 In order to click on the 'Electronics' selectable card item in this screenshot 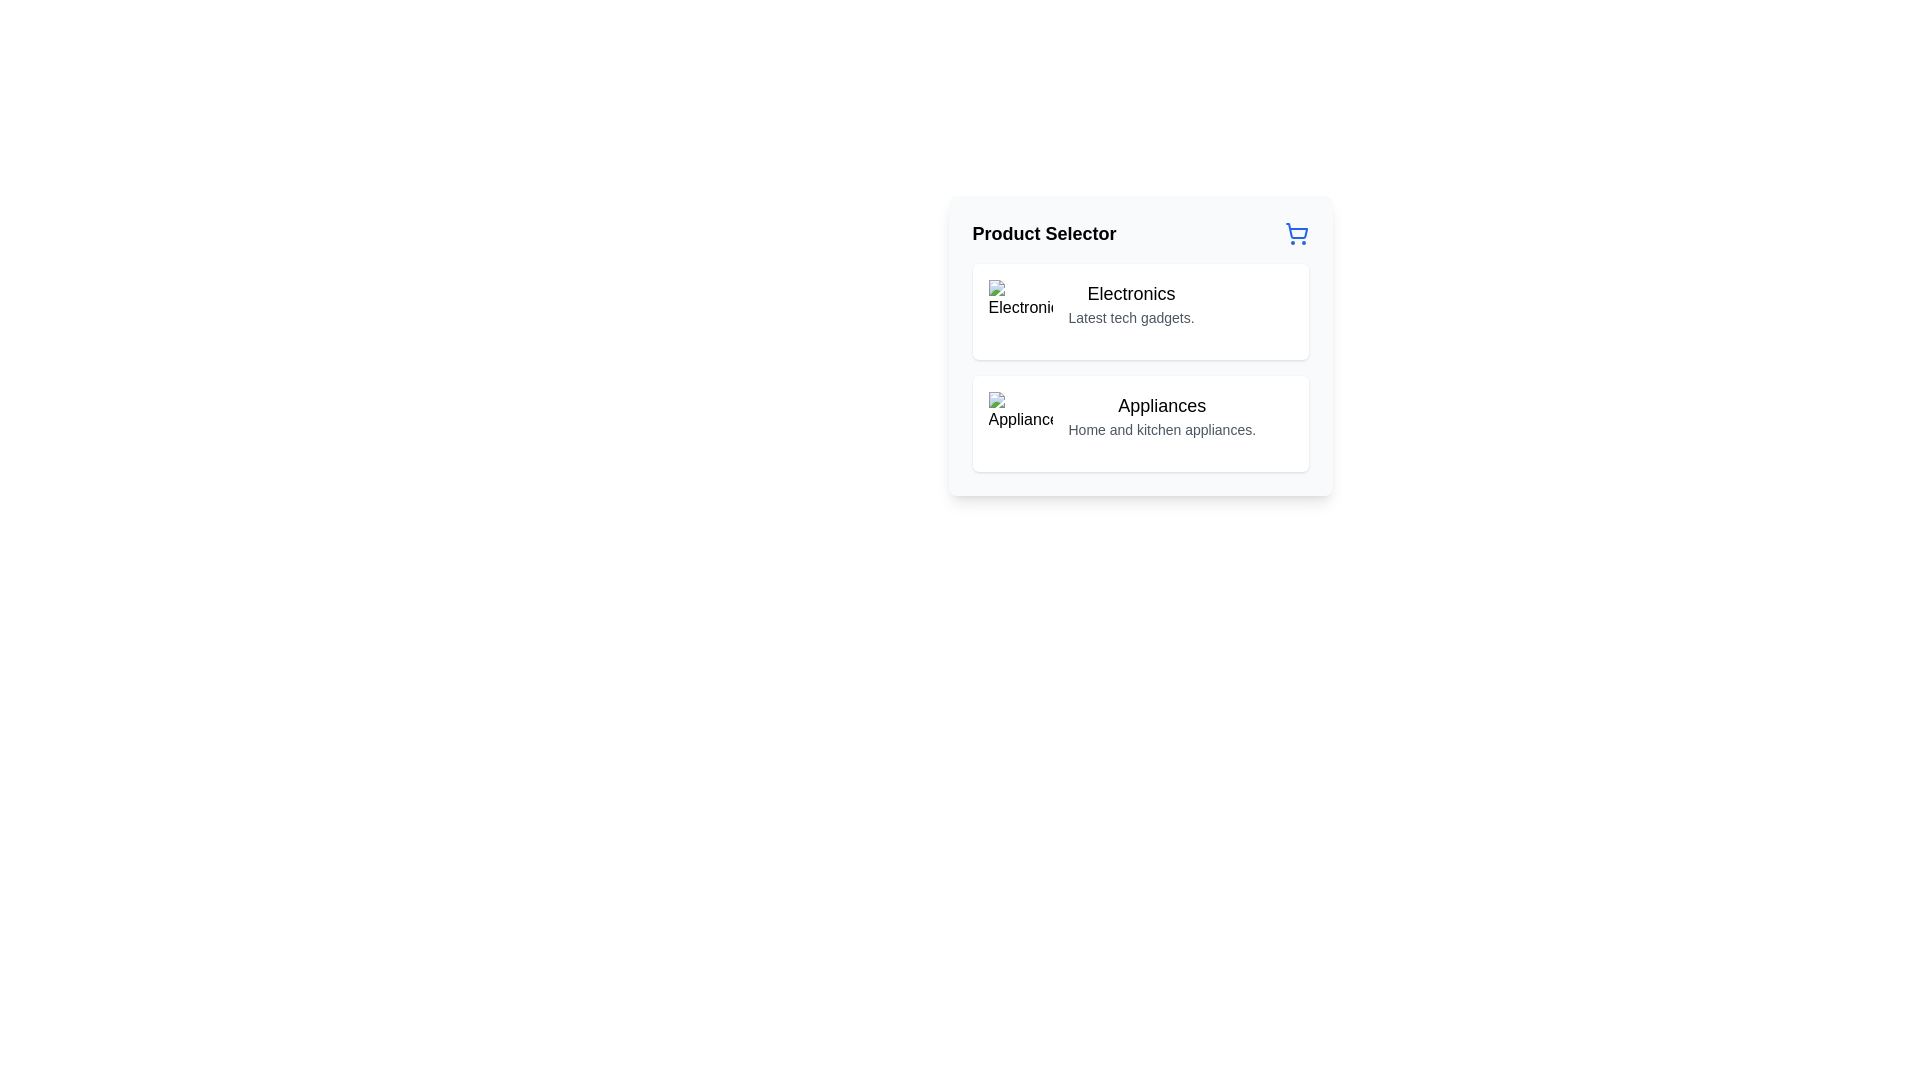, I will do `click(1140, 312)`.